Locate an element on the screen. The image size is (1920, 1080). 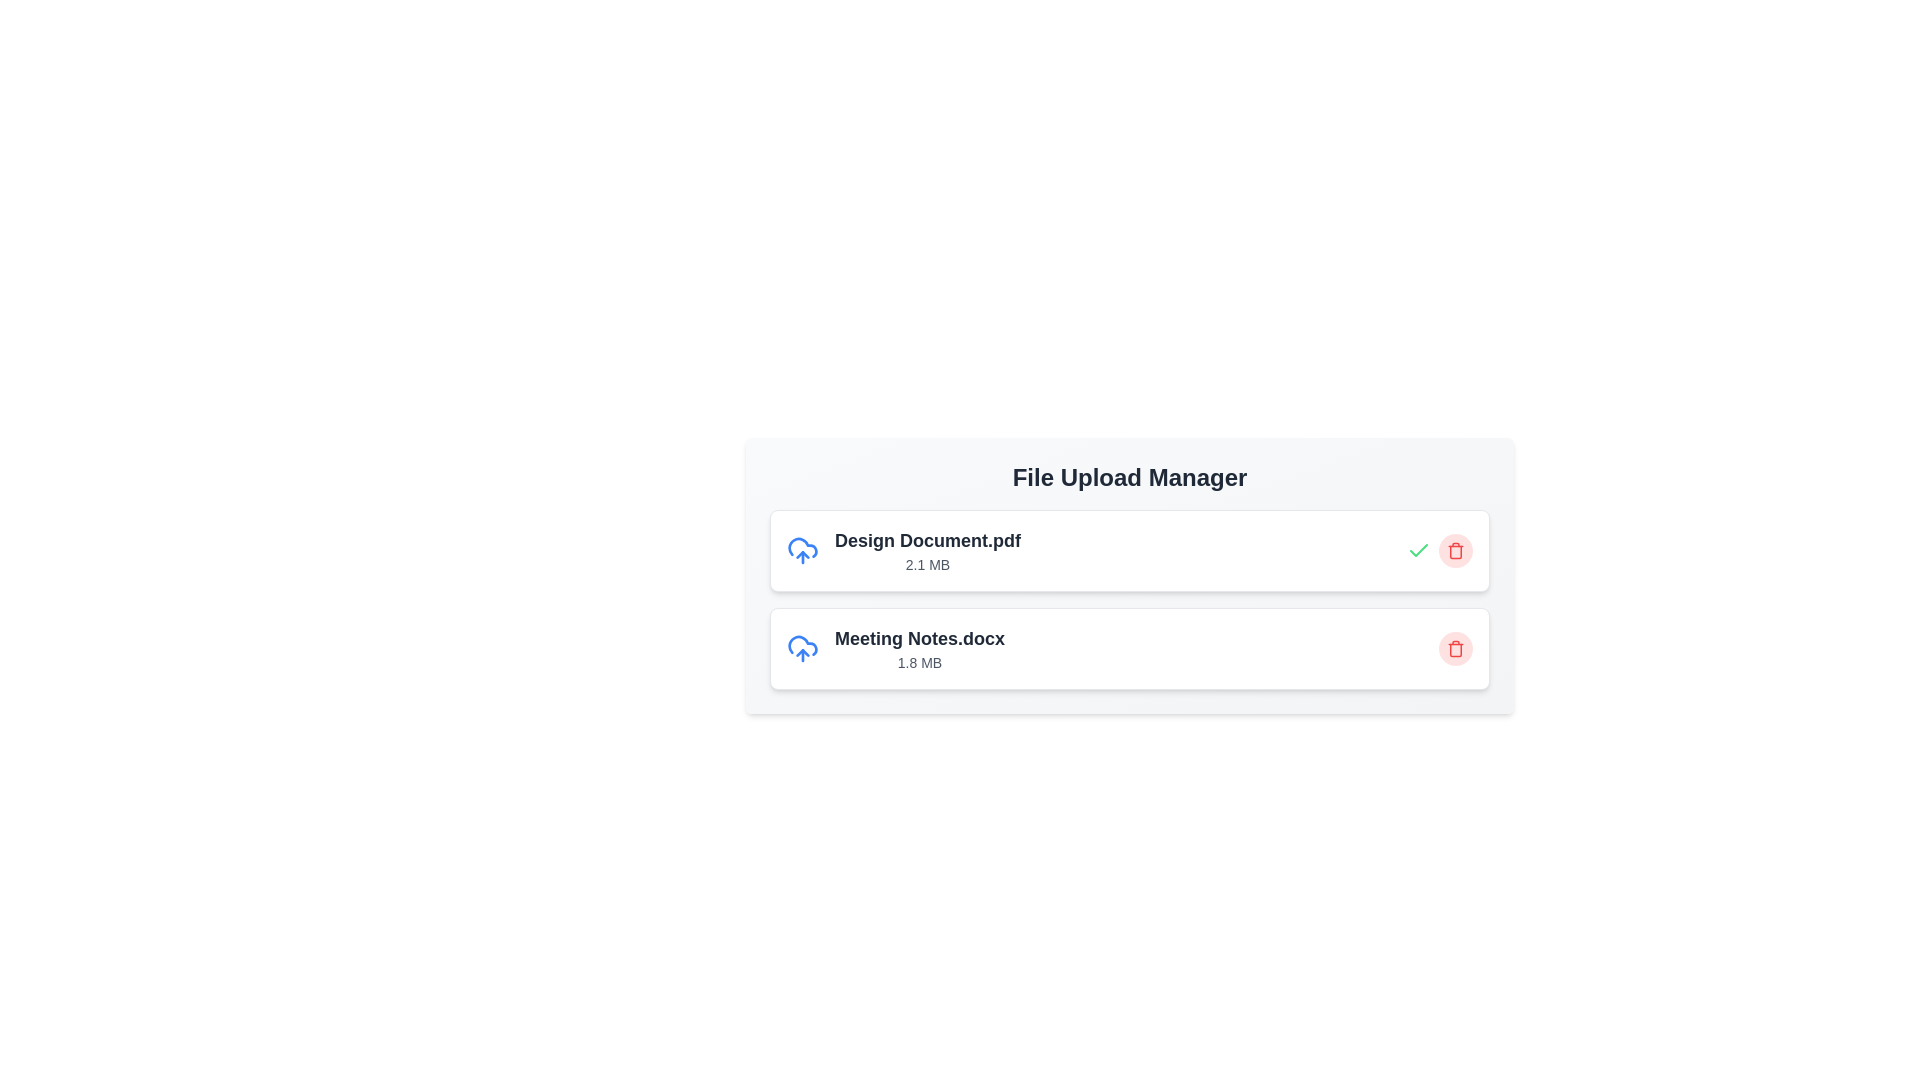
trash icon corresponding to the file named Meeting Notes.docx to remove it is located at coordinates (1455, 648).